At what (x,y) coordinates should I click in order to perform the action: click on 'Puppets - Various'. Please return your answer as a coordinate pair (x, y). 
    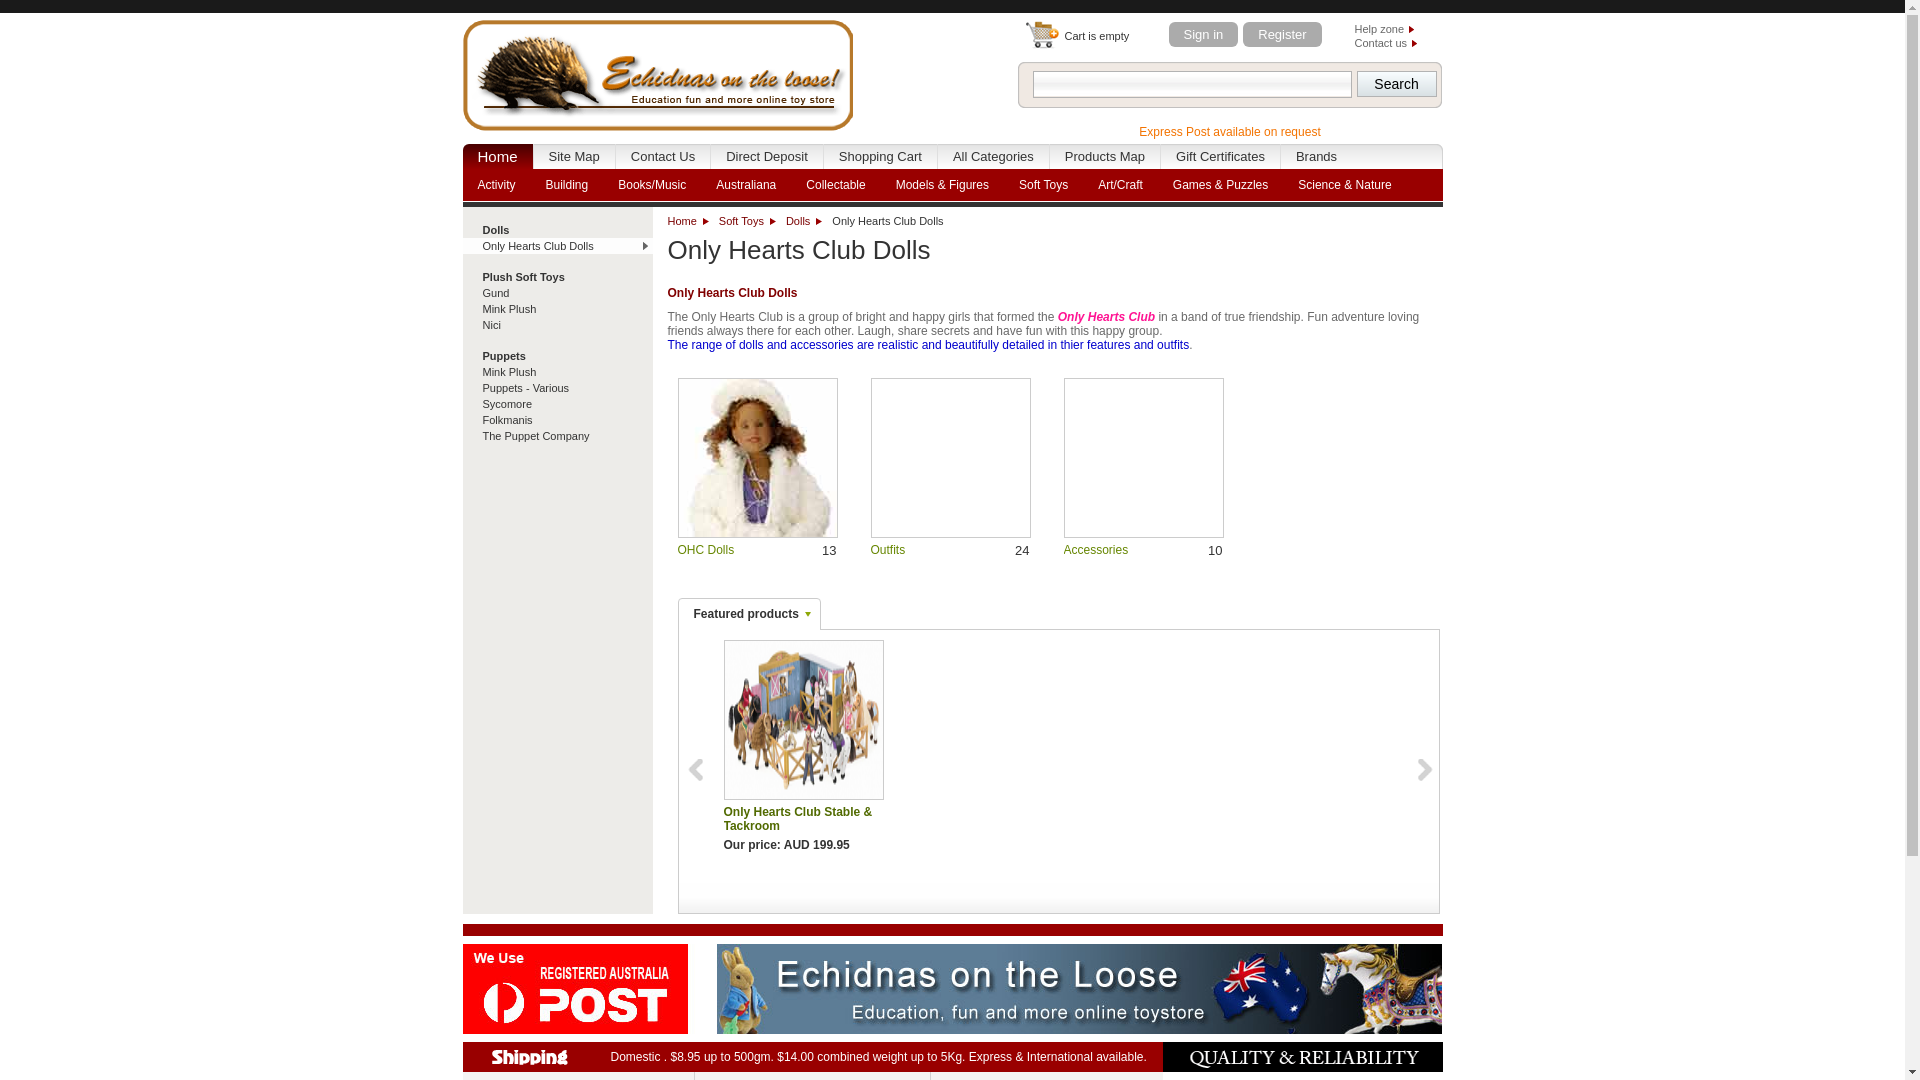
    Looking at the image, I should click on (556, 388).